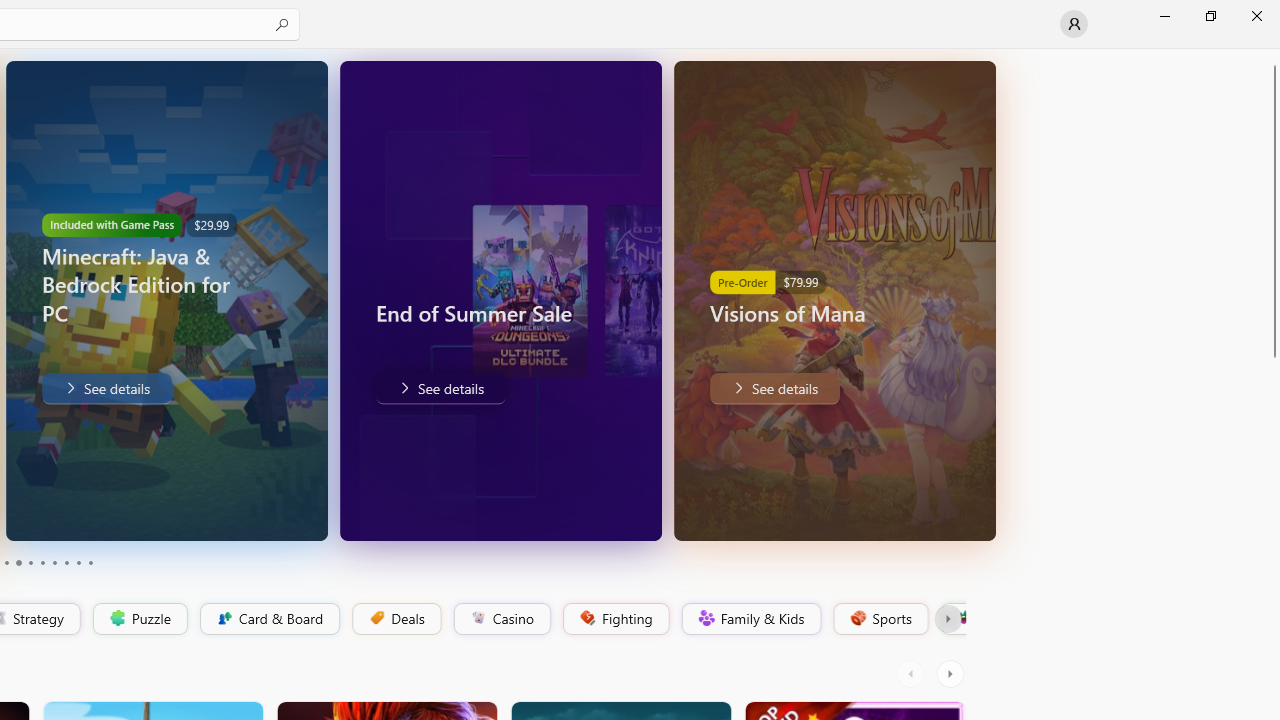  I want to click on 'Sports', so click(879, 618).